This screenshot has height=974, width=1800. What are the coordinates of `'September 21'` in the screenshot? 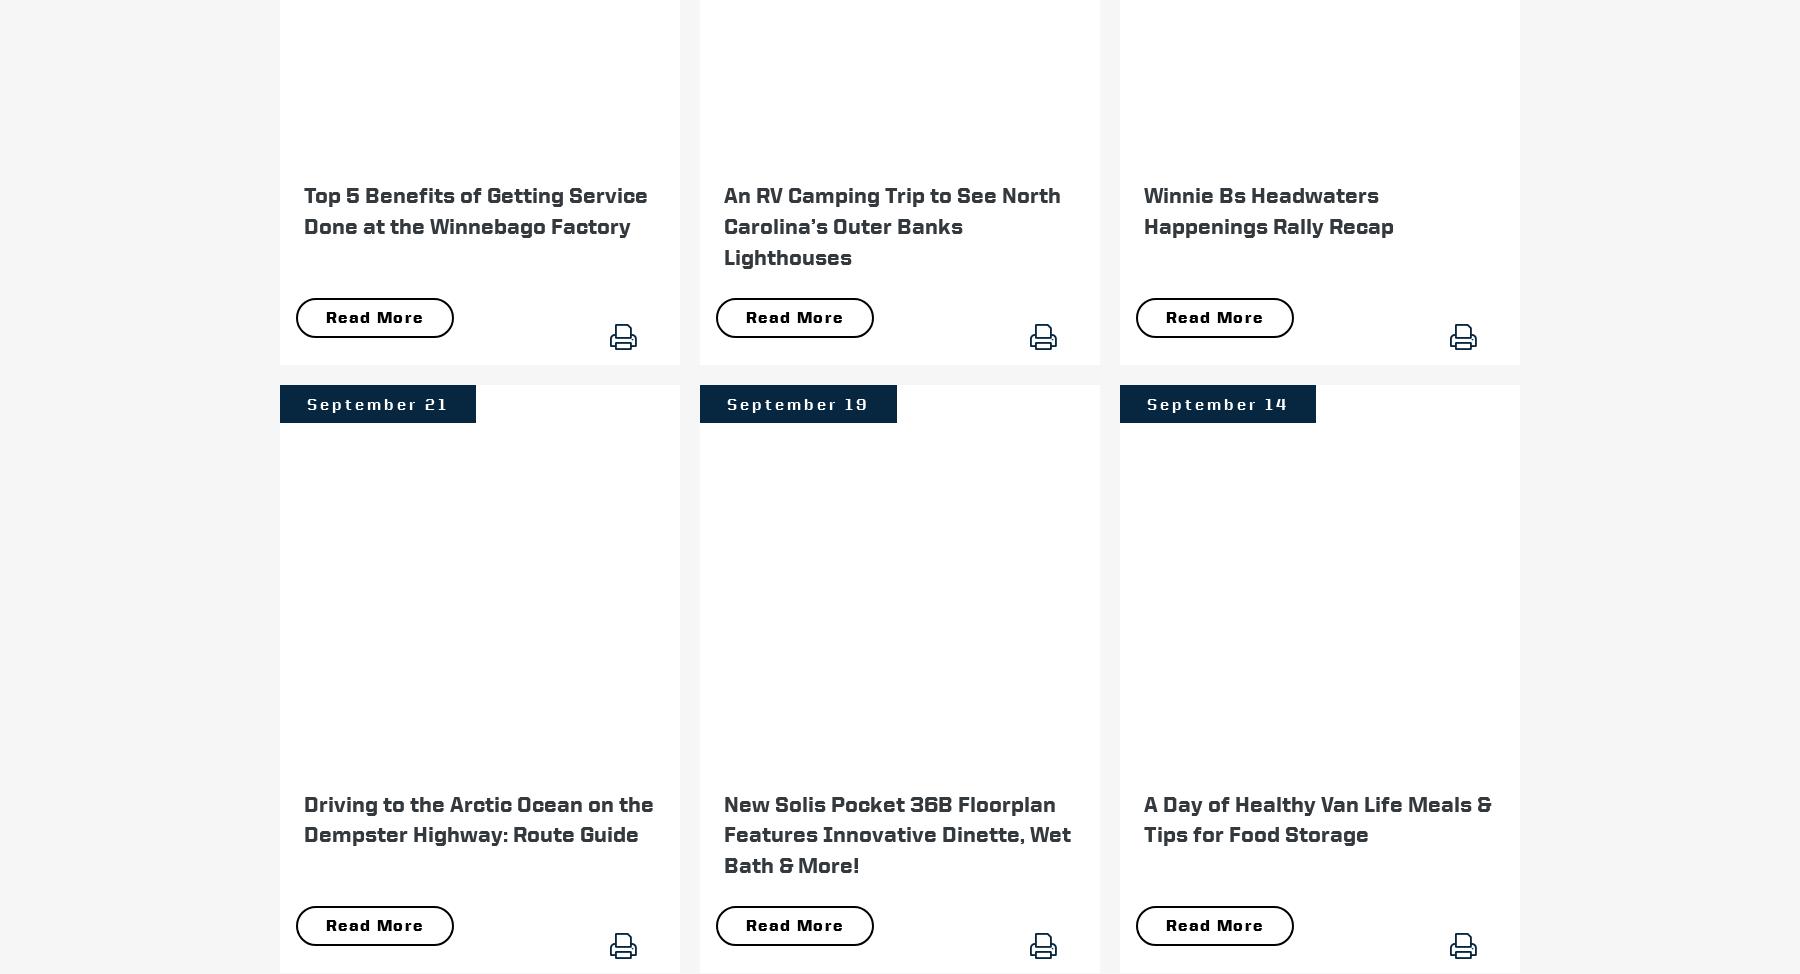 It's located at (378, 403).